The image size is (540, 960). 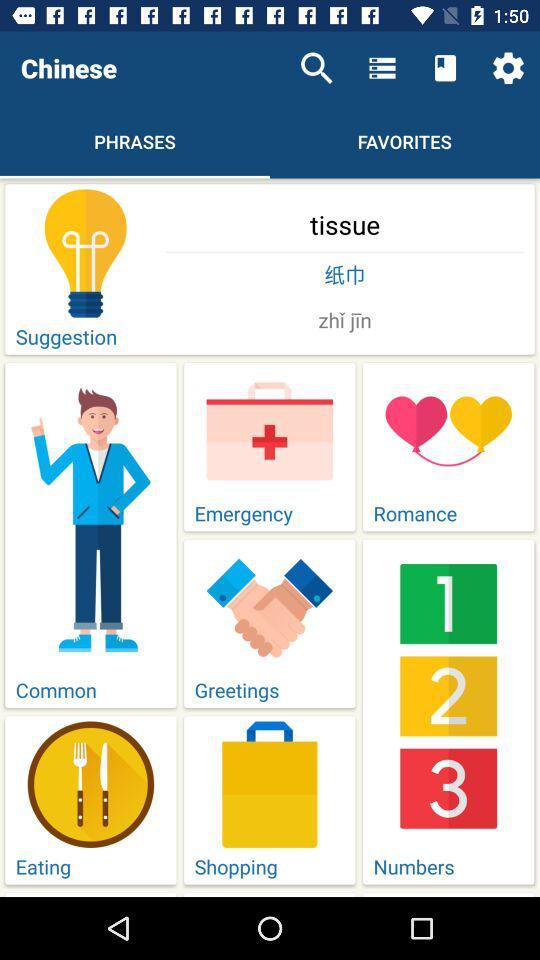 I want to click on item next to chinese item, so click(x=316, y=68).